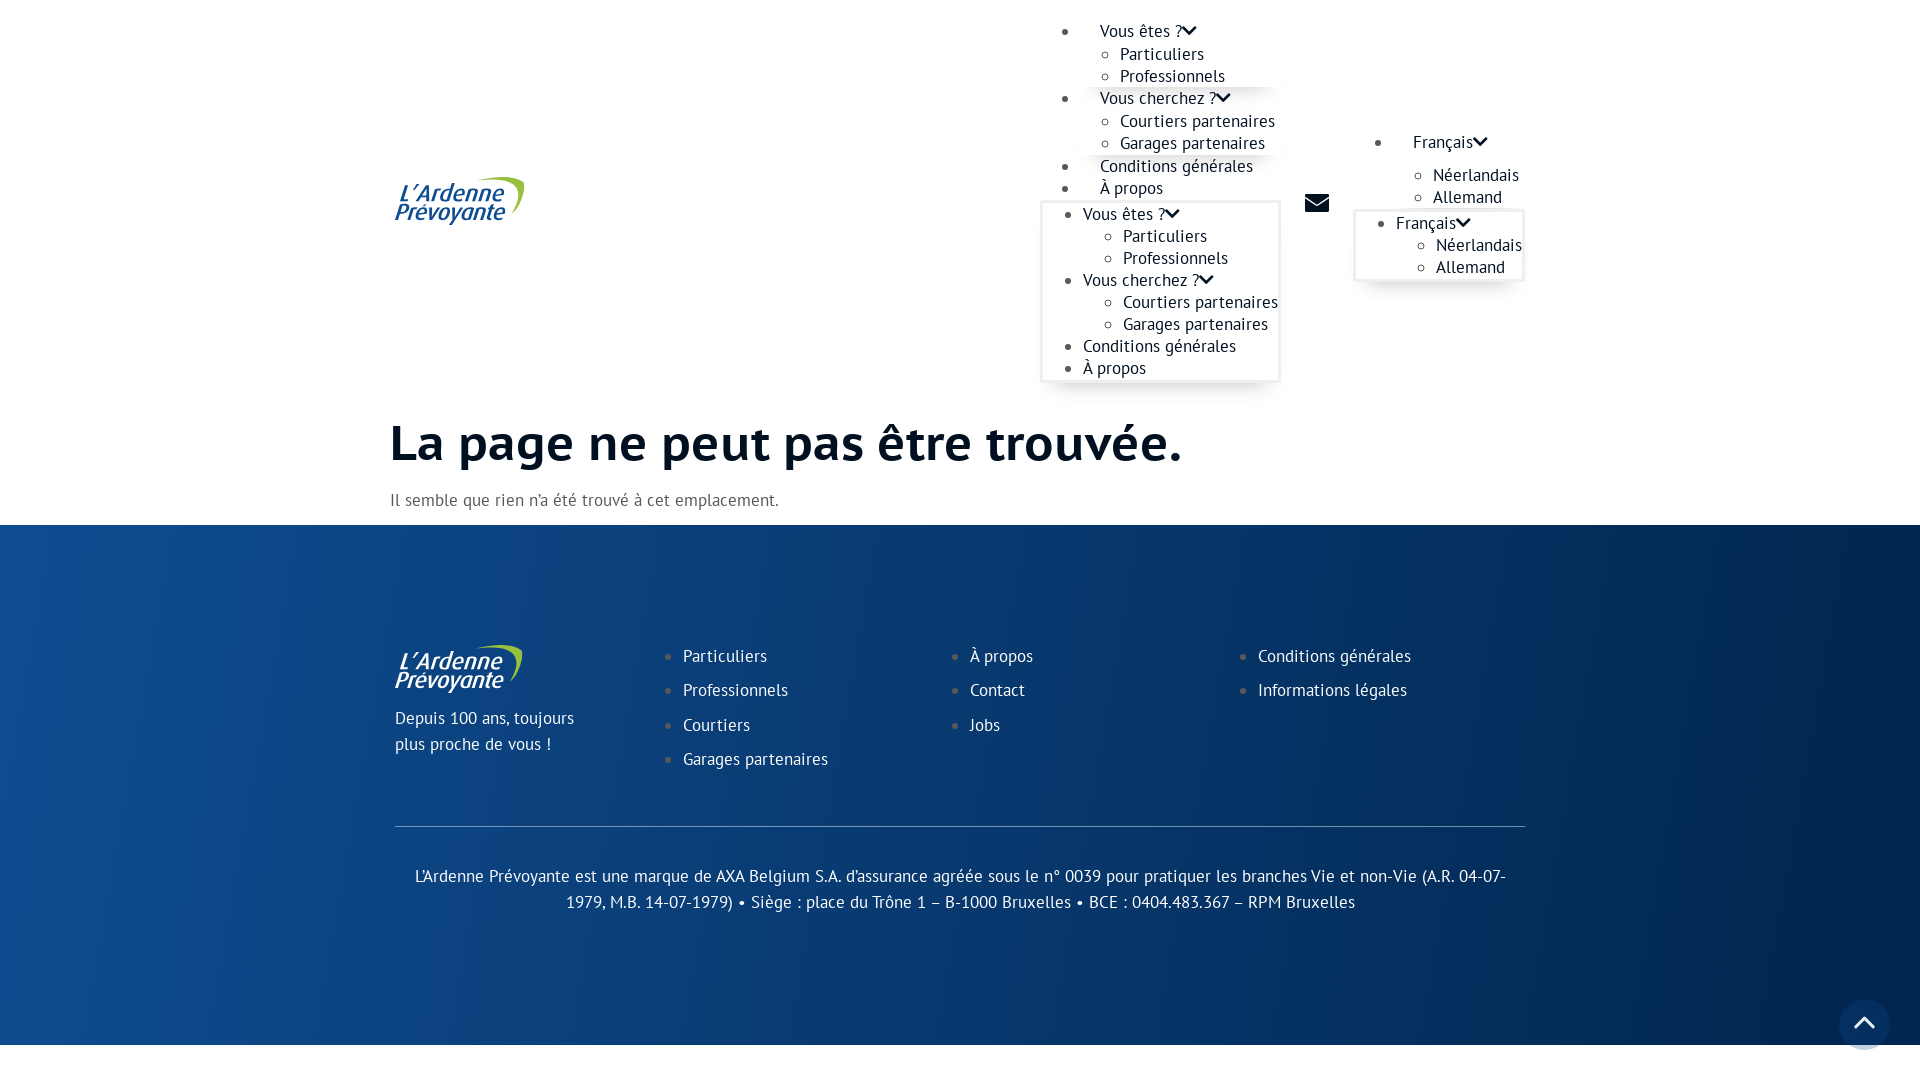 This screenshot has height=1080, width=1920. What do you see at coordinates (984, 725) in the screenshot?
I see `'Jobs'` at bounding box center [984, 725].